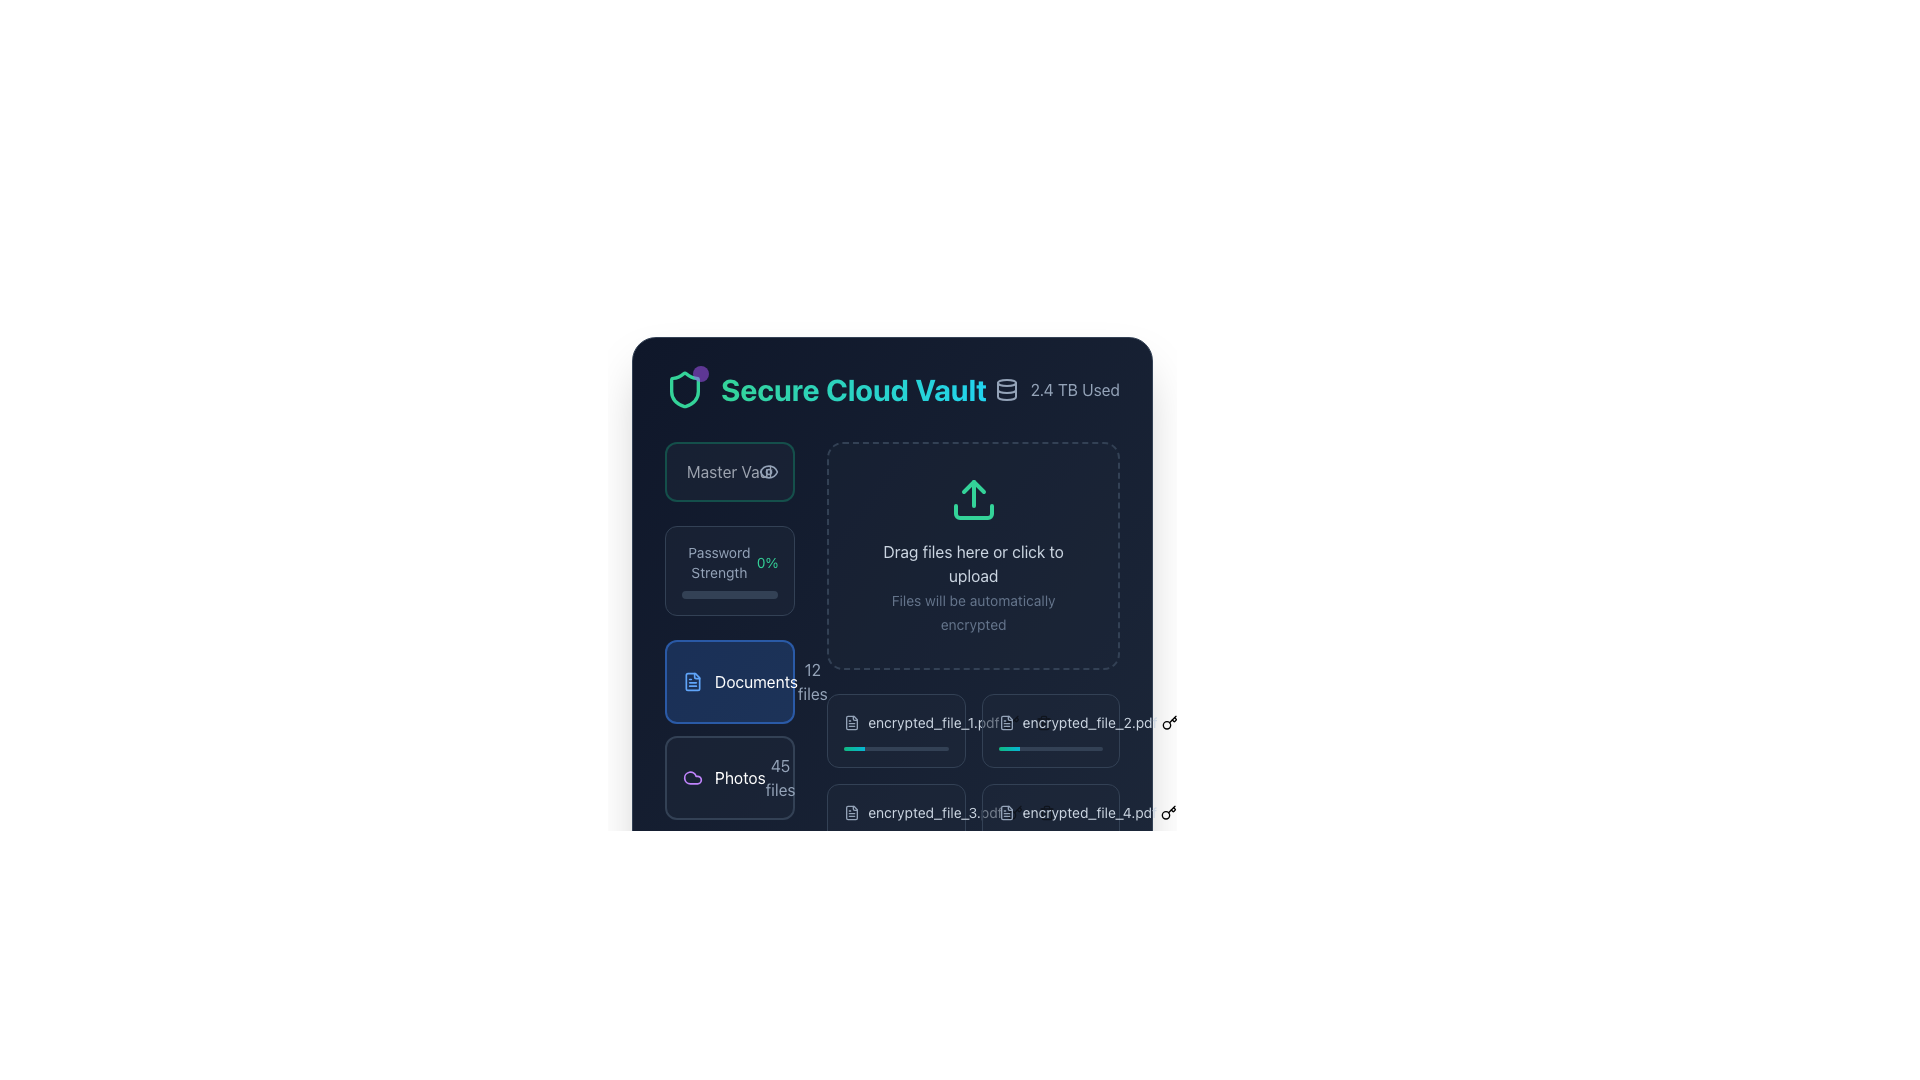 The width and height of the screenshot is (1920, 1080). What do you see at coordinates (895, 813) in the screenshot?
I see `the text label 'encrypted_file_3.pdf' which is styled in a small slate-colored font and accompanied by a small document icon, located in the second row of the document file list within the 'Documents' section` at bounding box center [895, 813].